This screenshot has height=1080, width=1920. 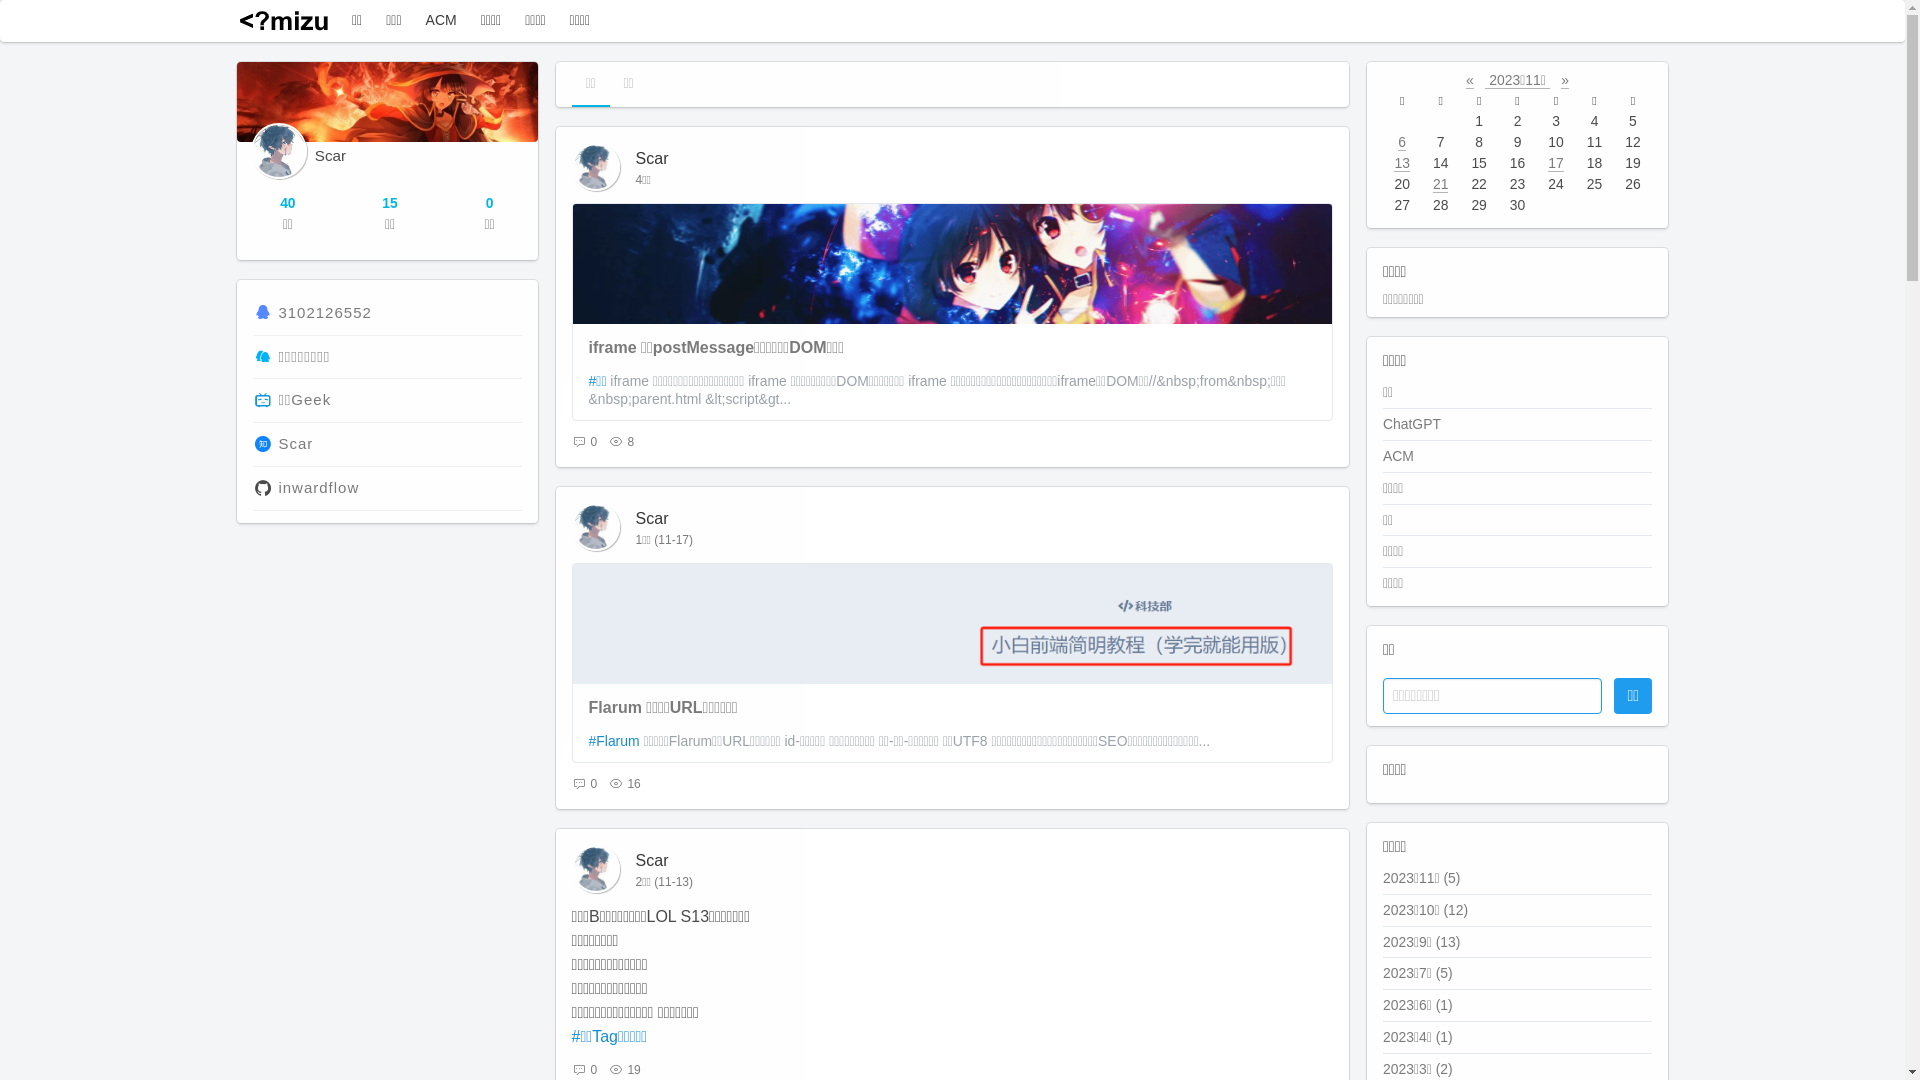 What do you see at coordinates (613, 740) in the screenshot?
I see `'#Flarum'` at bounding box center [613, 740].